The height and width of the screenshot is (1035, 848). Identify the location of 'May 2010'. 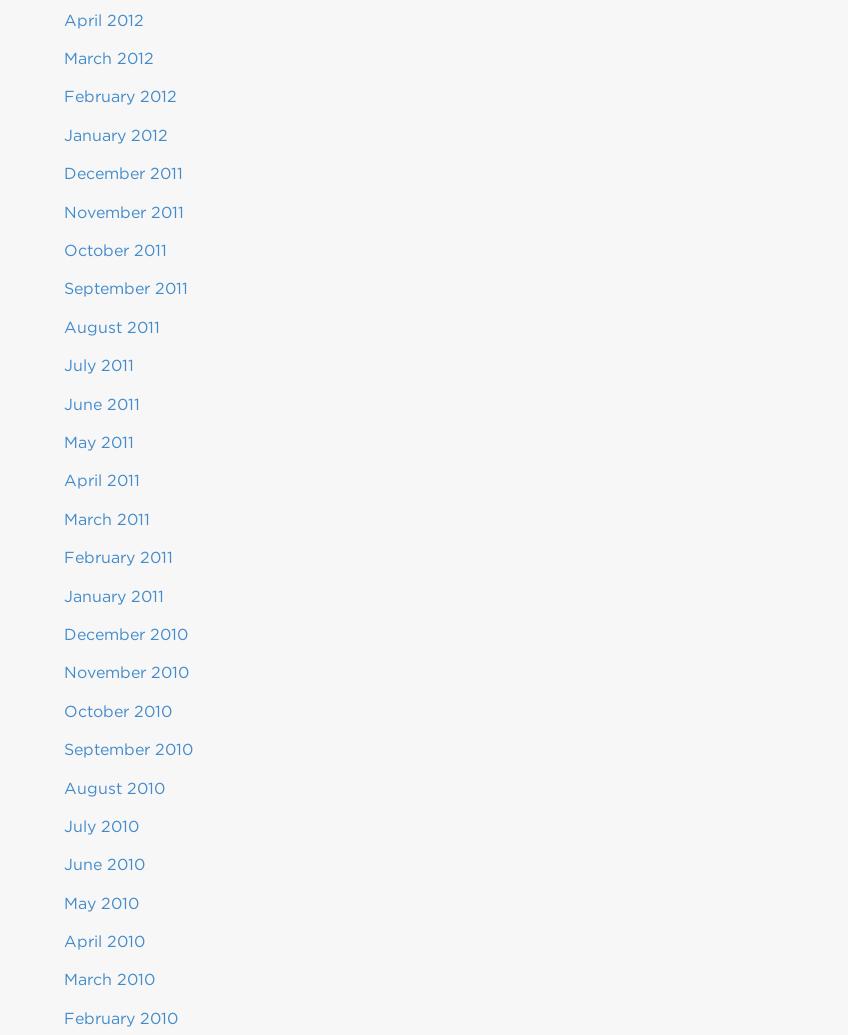
(64, 901).